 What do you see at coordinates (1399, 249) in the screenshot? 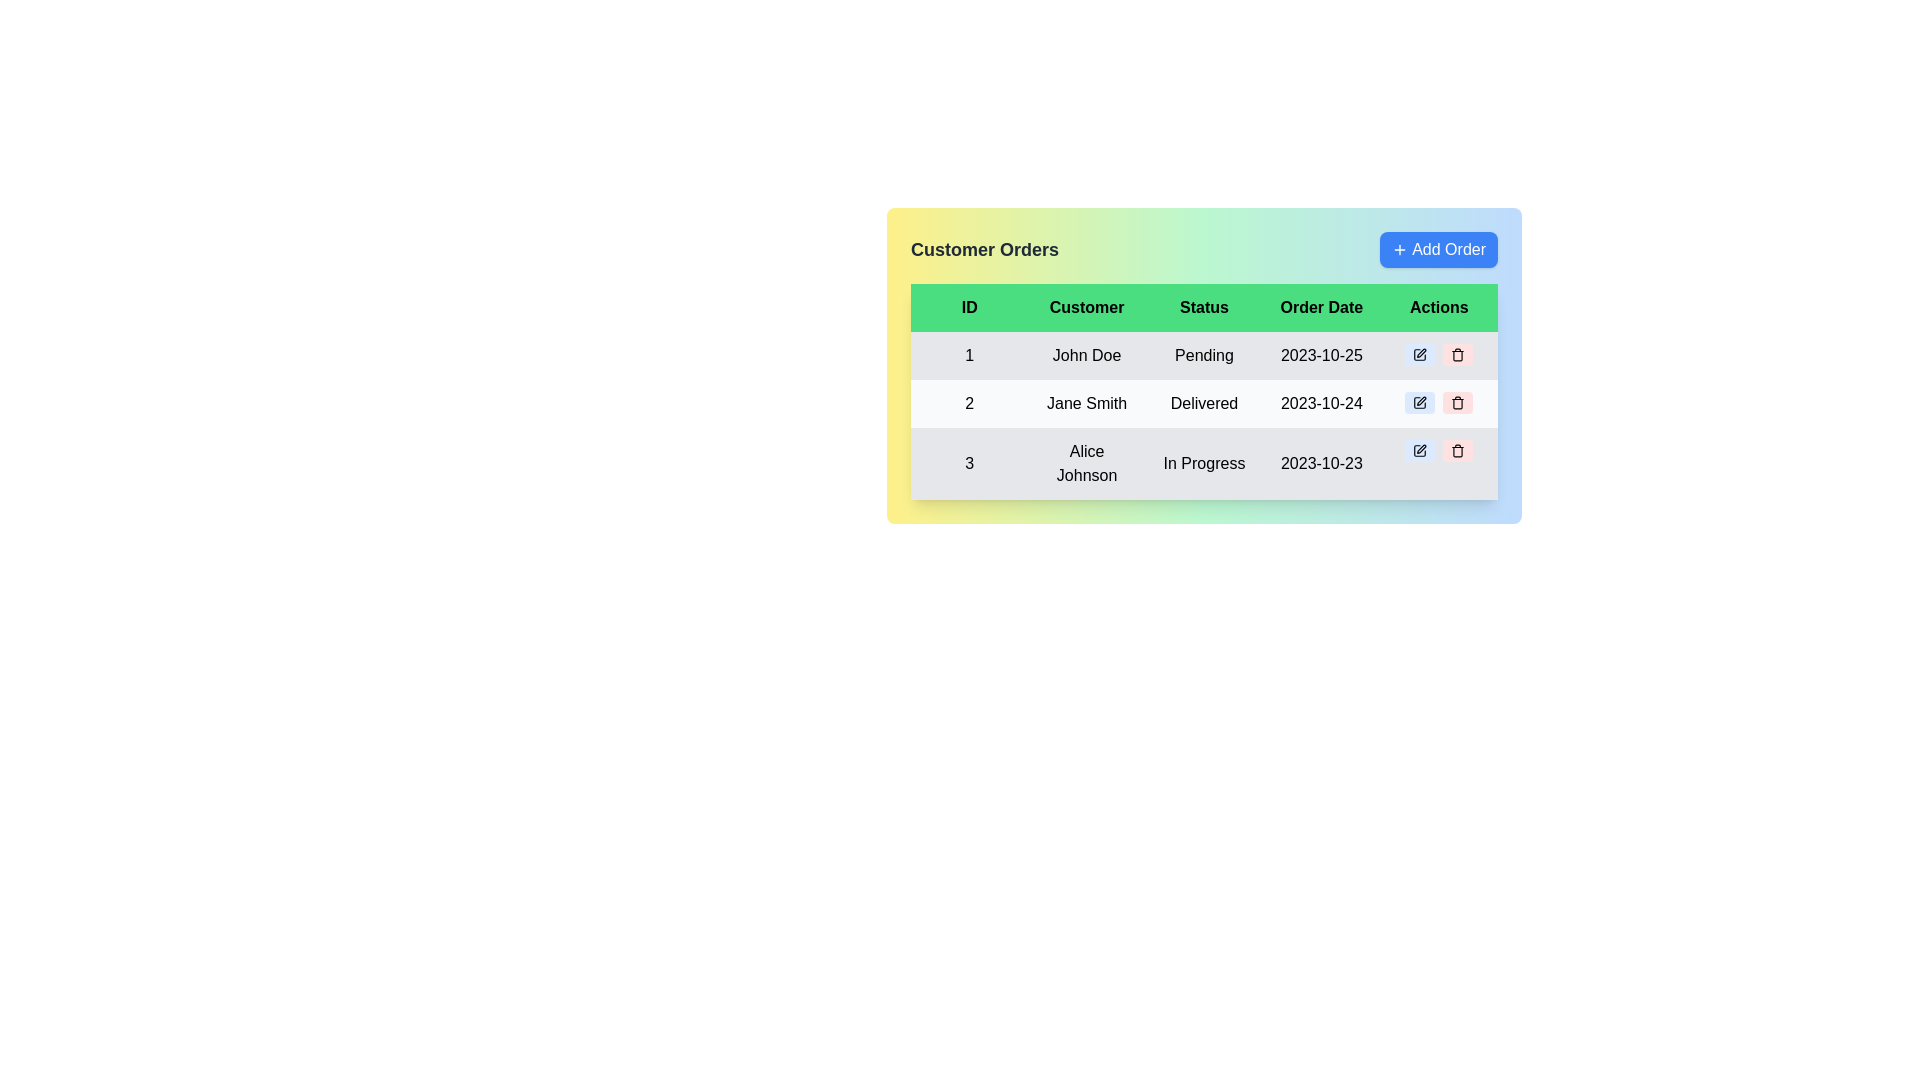
I see `the 'Add Order' button containing the small blue plus icon, which is positioned to the left of the text label` at bounding box center [1399, 249].